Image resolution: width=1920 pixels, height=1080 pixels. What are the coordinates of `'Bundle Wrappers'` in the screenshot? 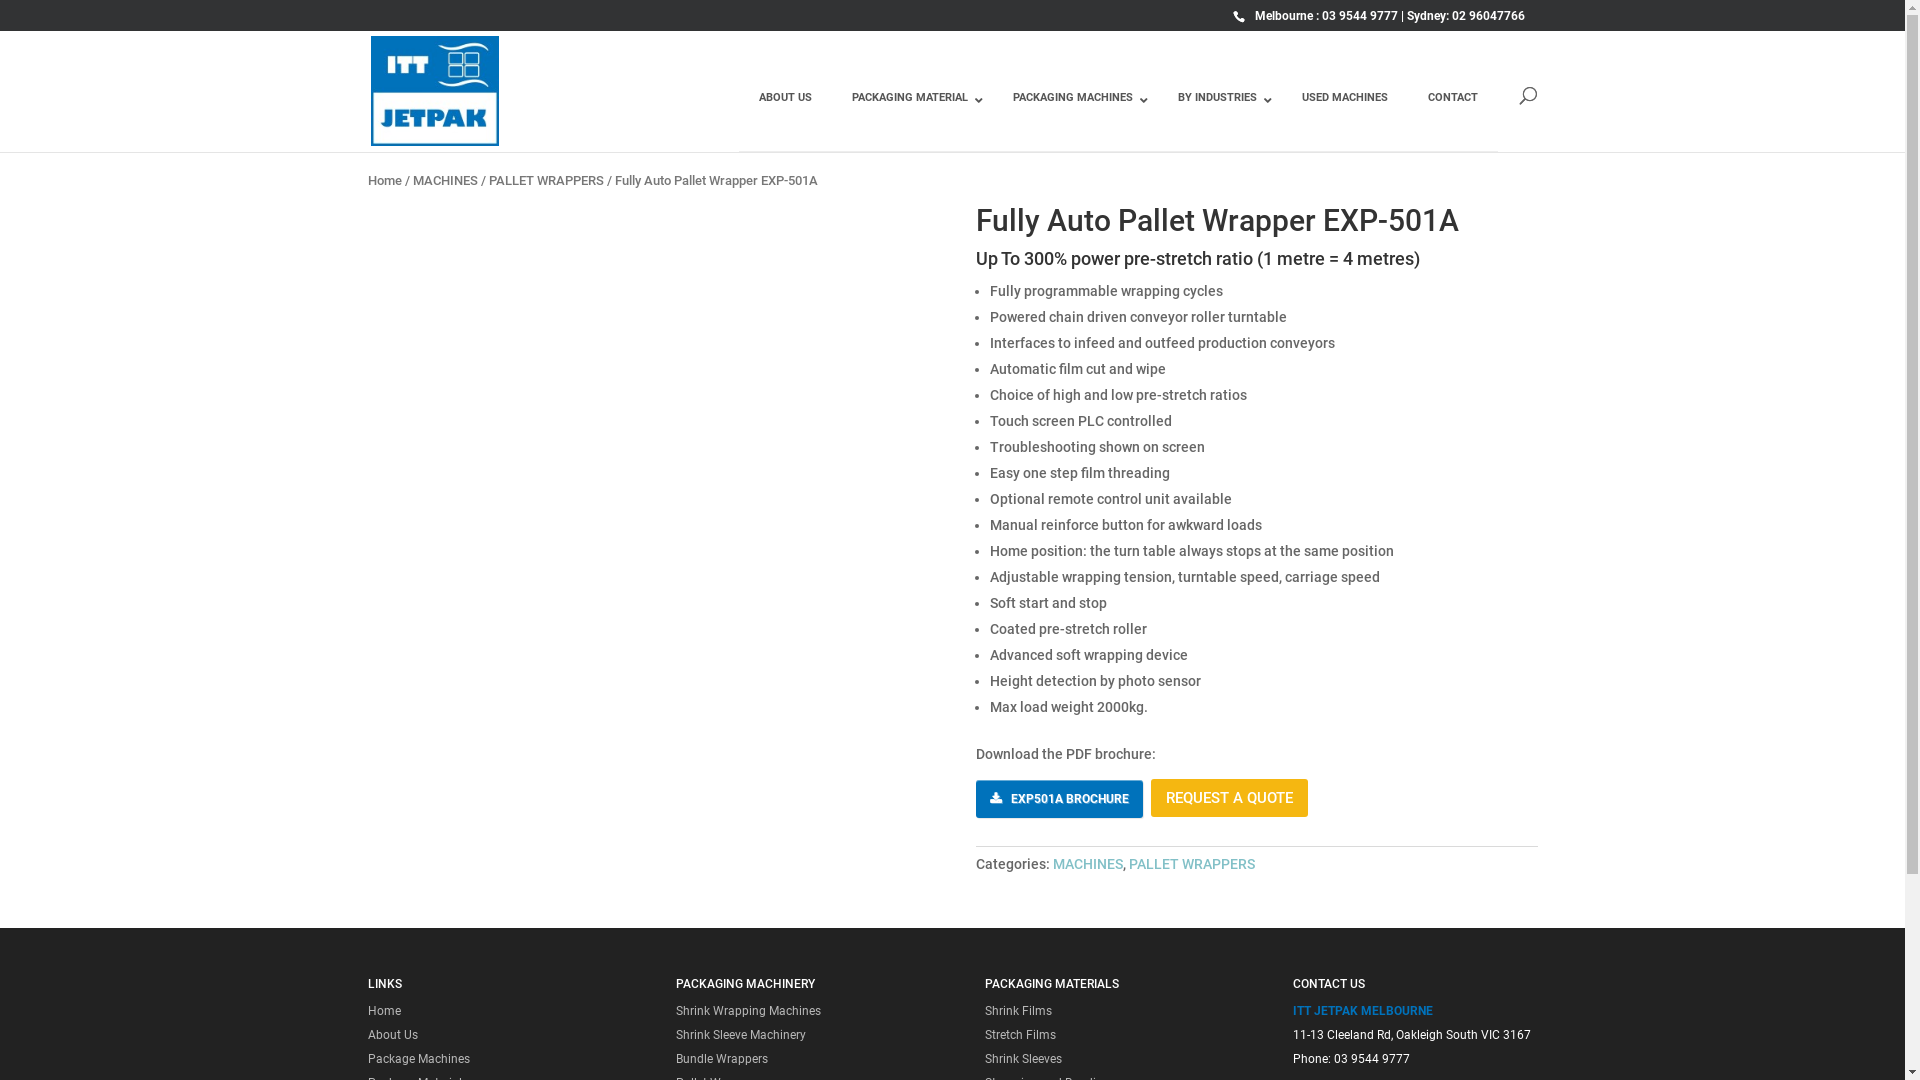 It's located at (676, 1058).